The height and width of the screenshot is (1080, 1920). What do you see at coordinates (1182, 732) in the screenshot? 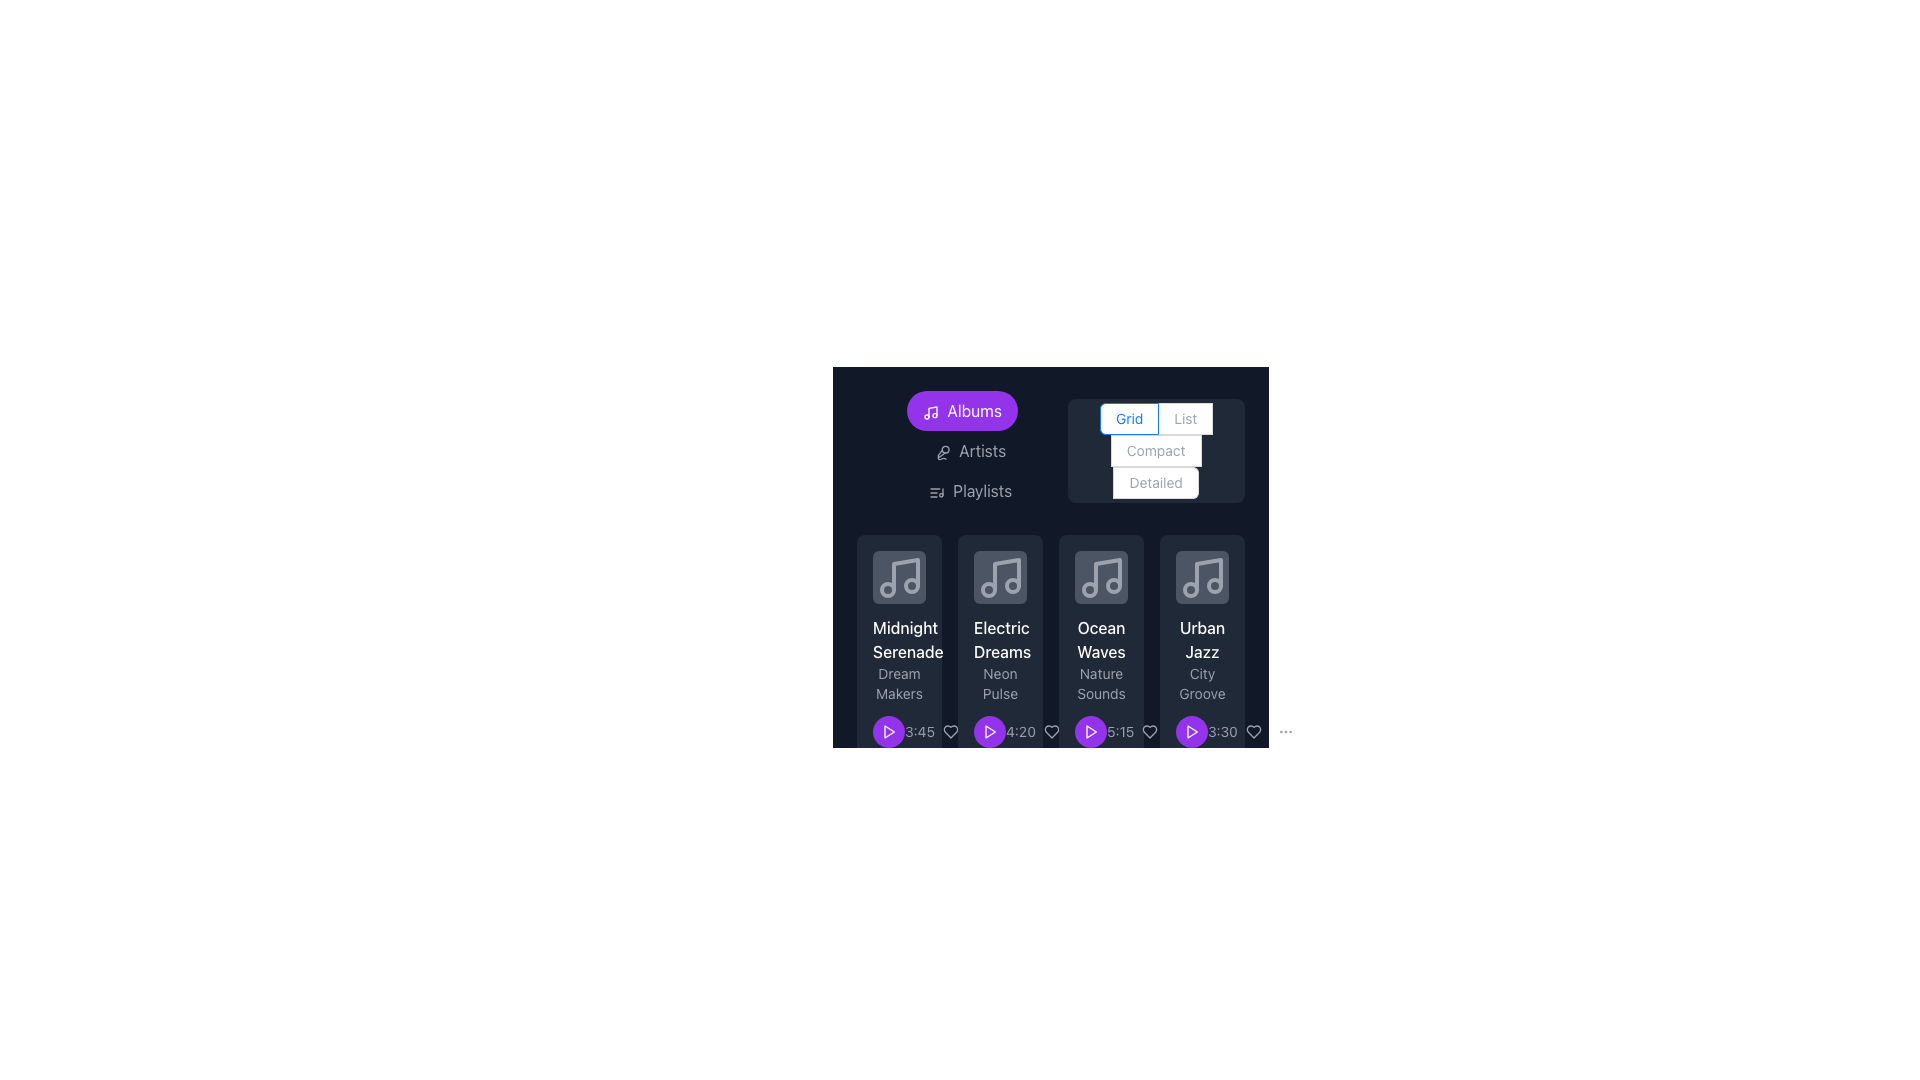
I see `the button styled as three vertically arranged dots (ellipsis) located at the bottom section of a card-like interface` at bounding box center [1182, 732].